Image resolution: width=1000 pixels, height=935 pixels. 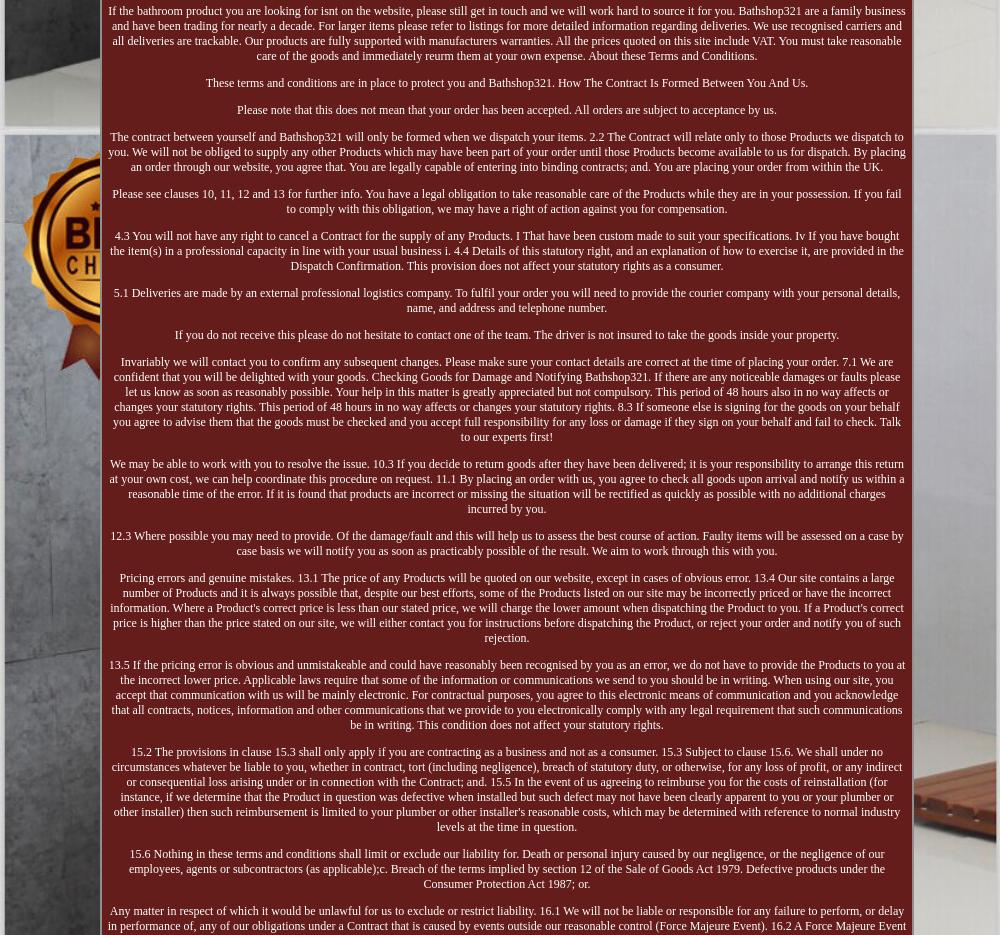 I want to click on 'If the bathroom product you are looking for isnt on the website, please still get in touch and we will work hard to source it for you. Bathshop321 are a family business and have been trading for nearly a decade. For larger items please refer to listings for more detailed information regarding deliveries. We use recognised carriers and all deliveries are trackable. Our products are fully supported with manufacturers warranties. All the prices quoted on this site include VAT. You must take reasonable care of the goods and immediately reurm them at your own expense. About these Terms and Conditions.', so click(x=506, y=31).